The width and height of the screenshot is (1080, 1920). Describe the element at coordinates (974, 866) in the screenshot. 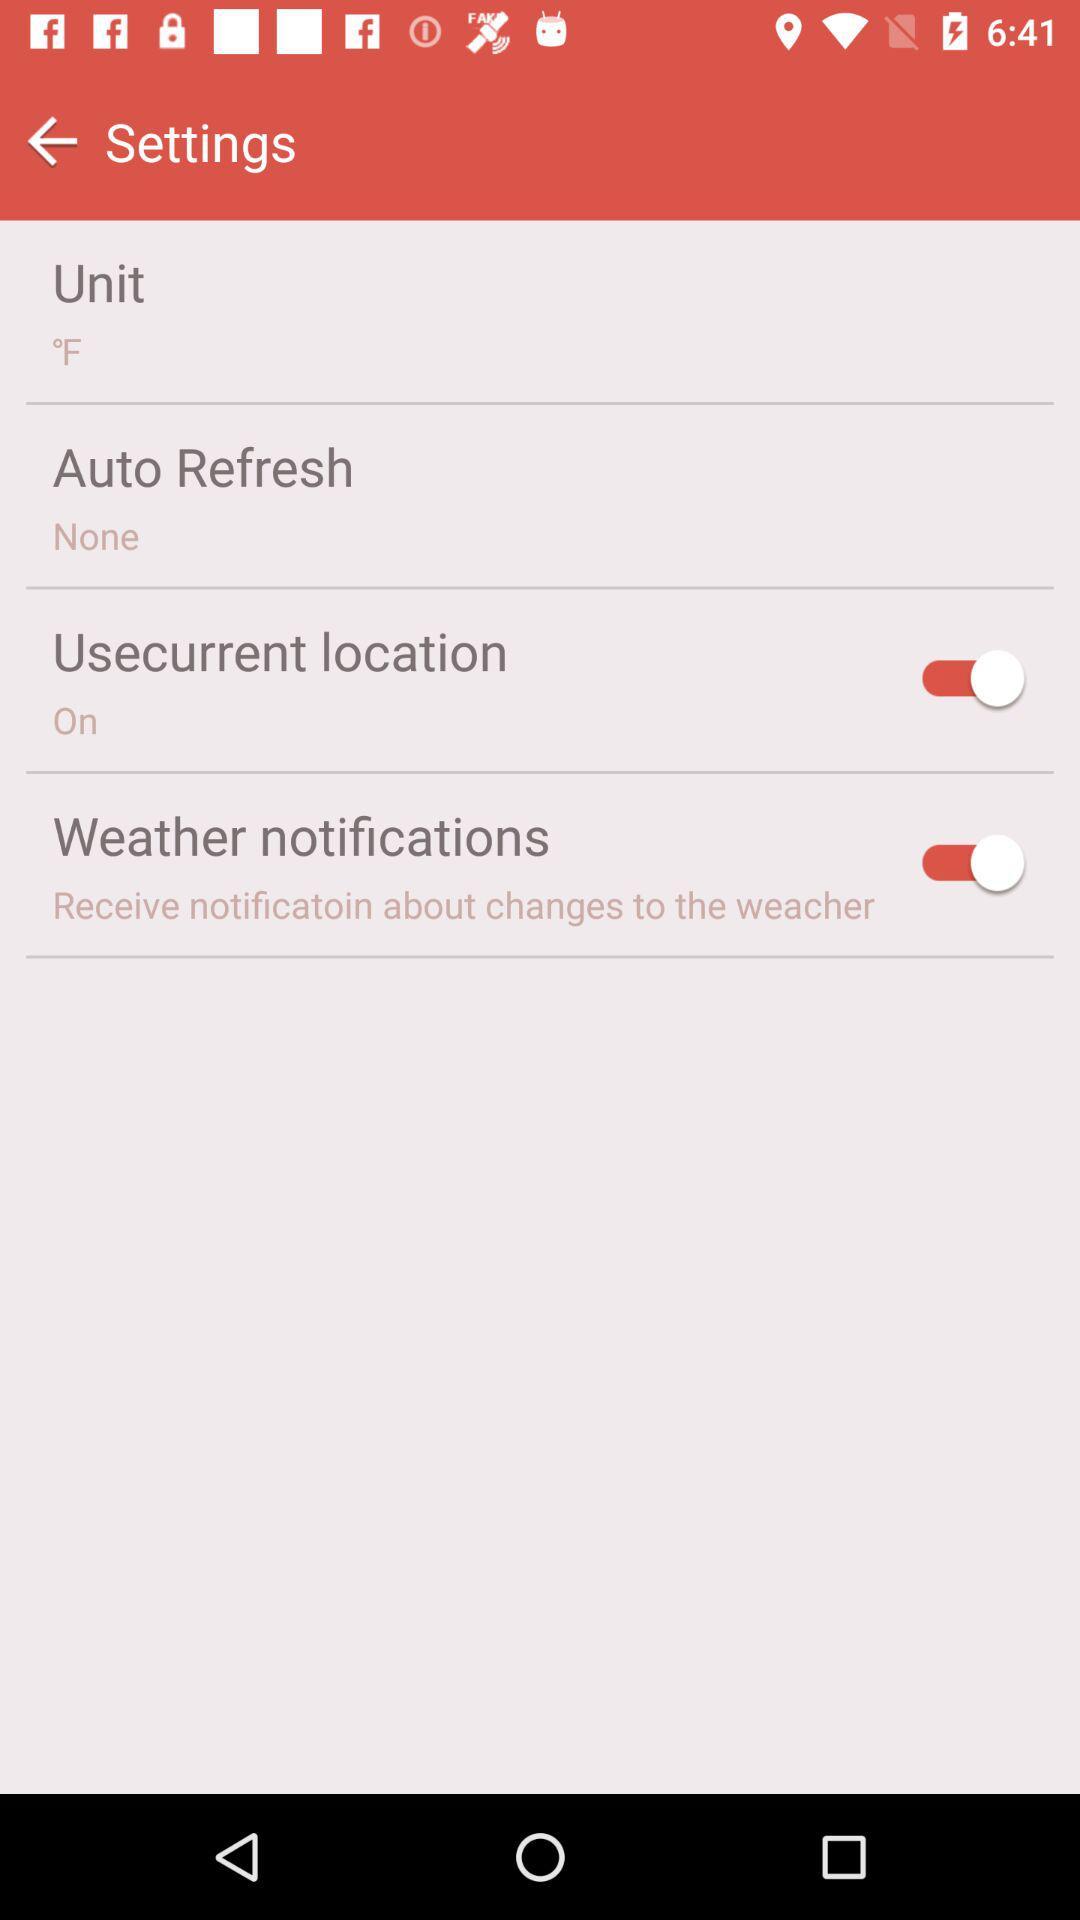

I see `the icon to the right of the weather notifications` at that location.